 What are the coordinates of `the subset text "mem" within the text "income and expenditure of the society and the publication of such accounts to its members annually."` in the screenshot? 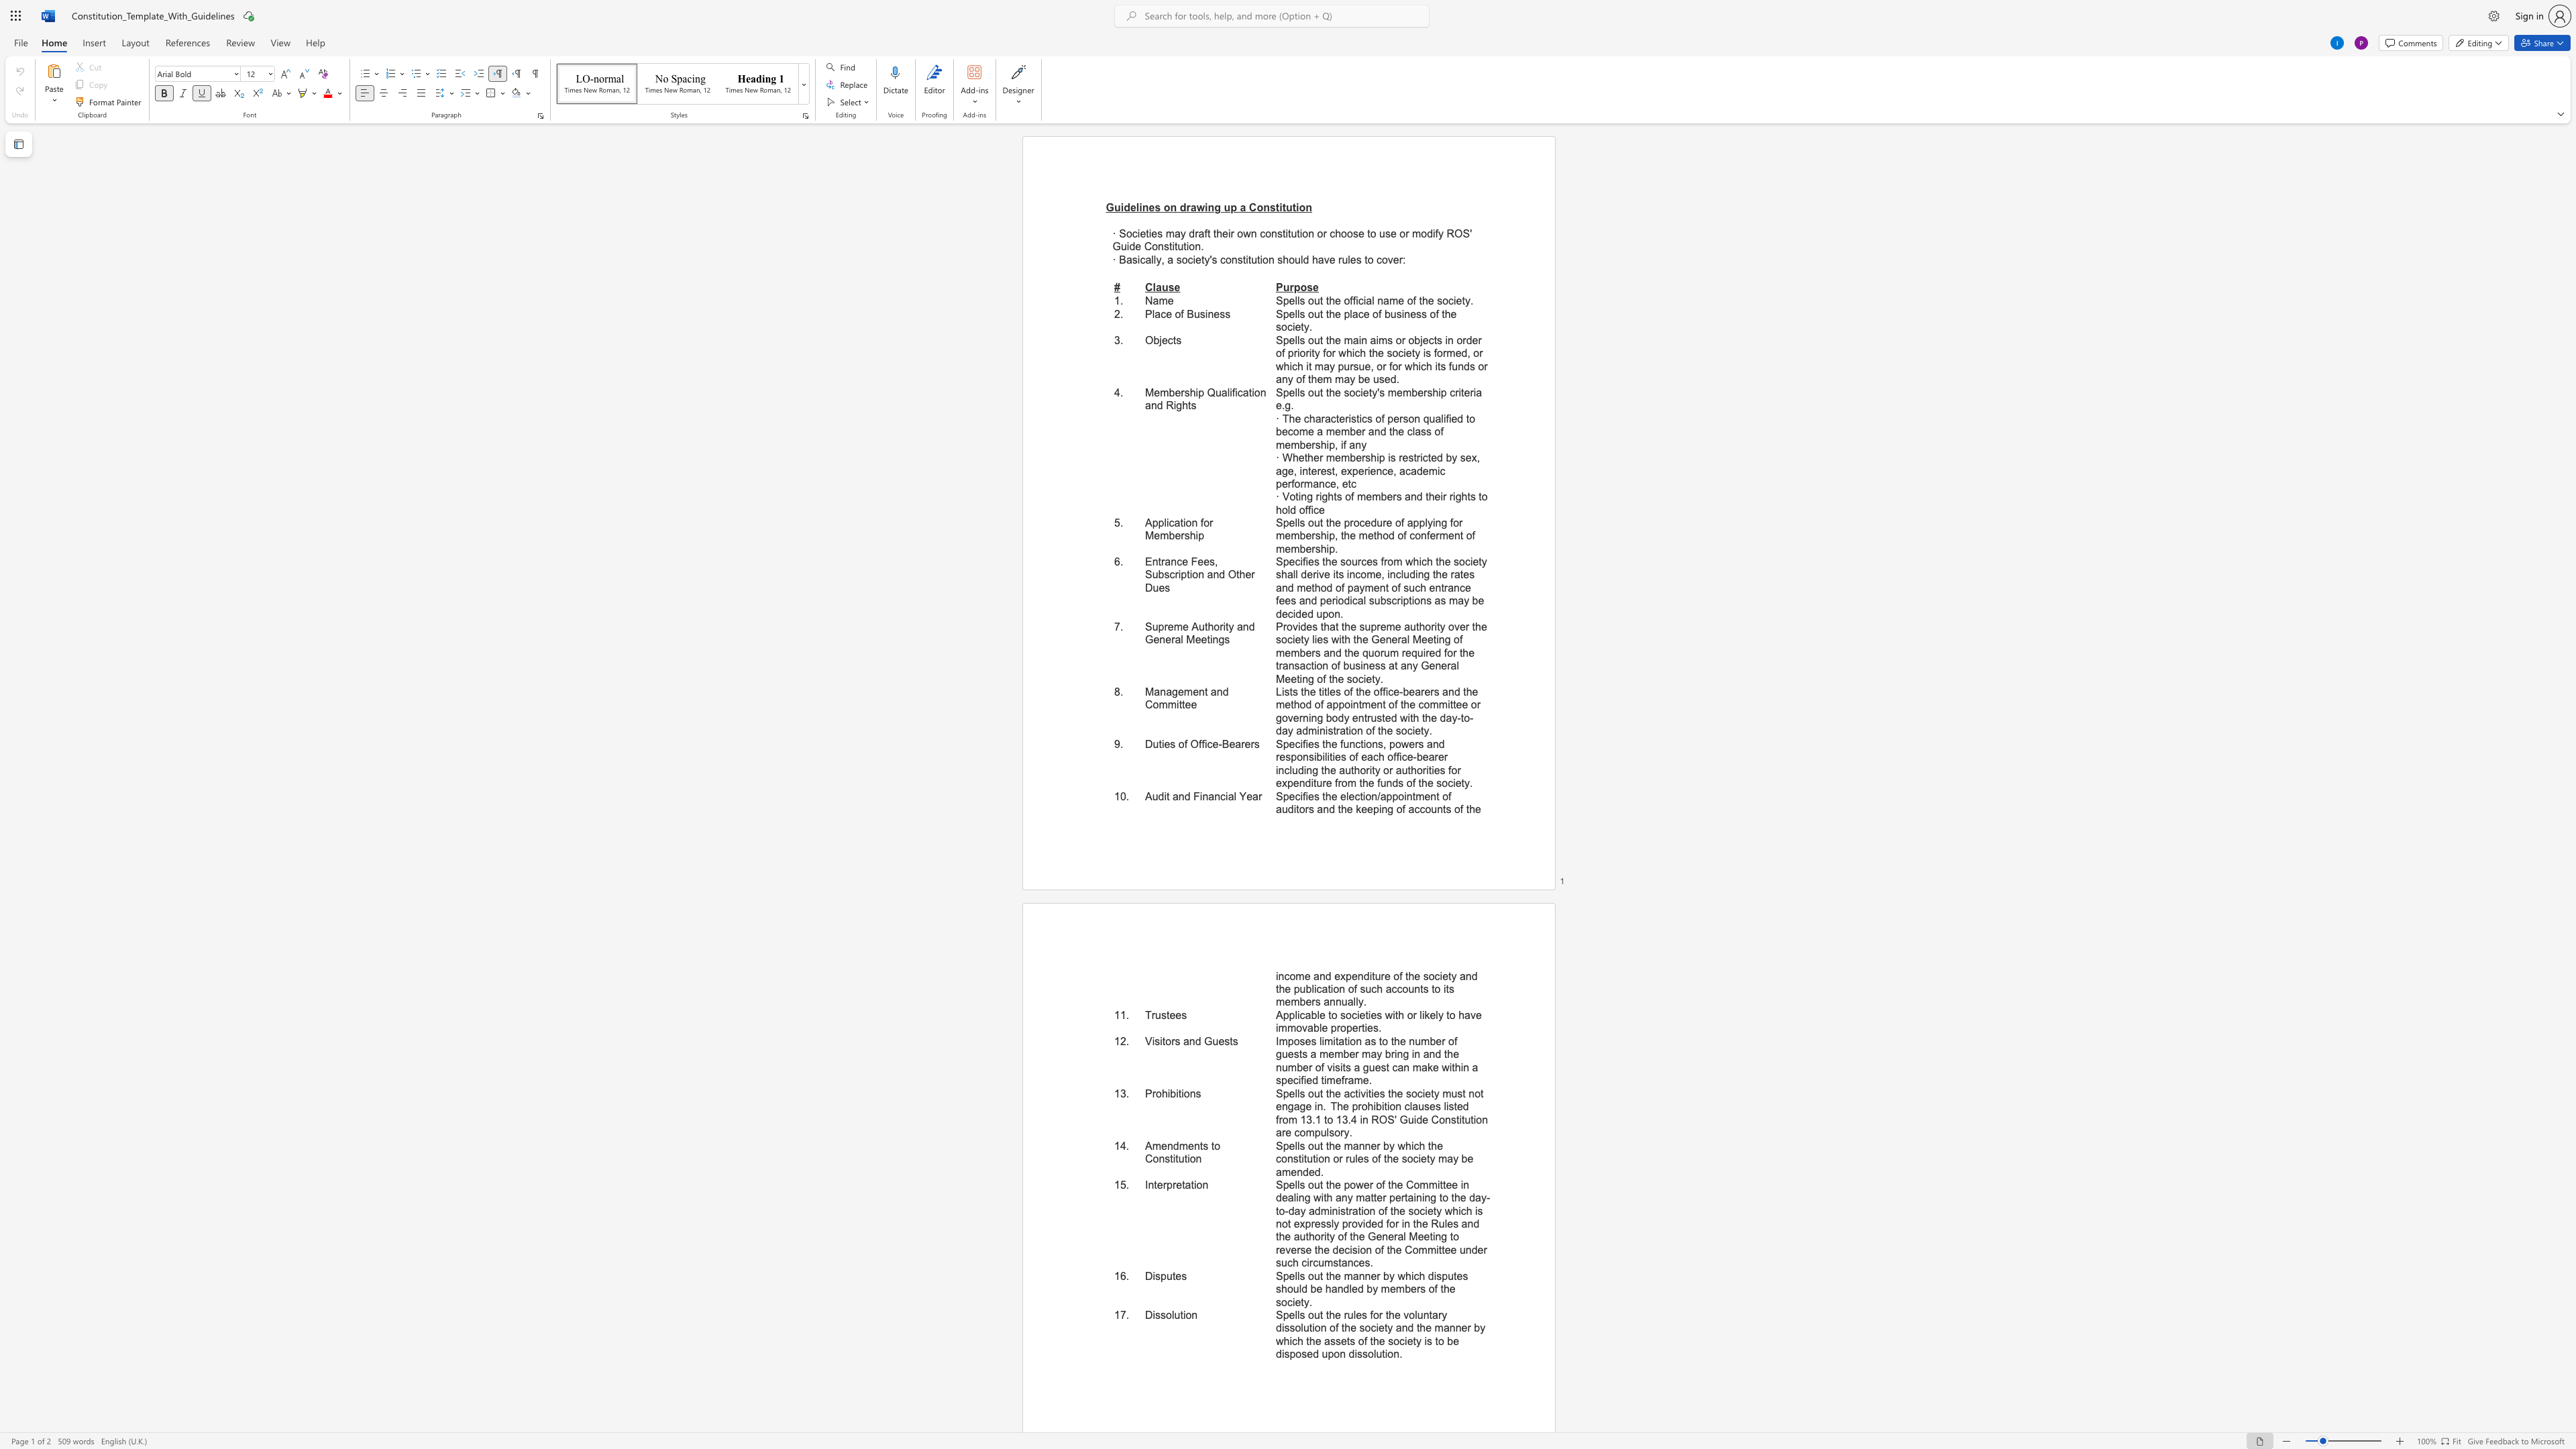 It's located at (1275, 1001).